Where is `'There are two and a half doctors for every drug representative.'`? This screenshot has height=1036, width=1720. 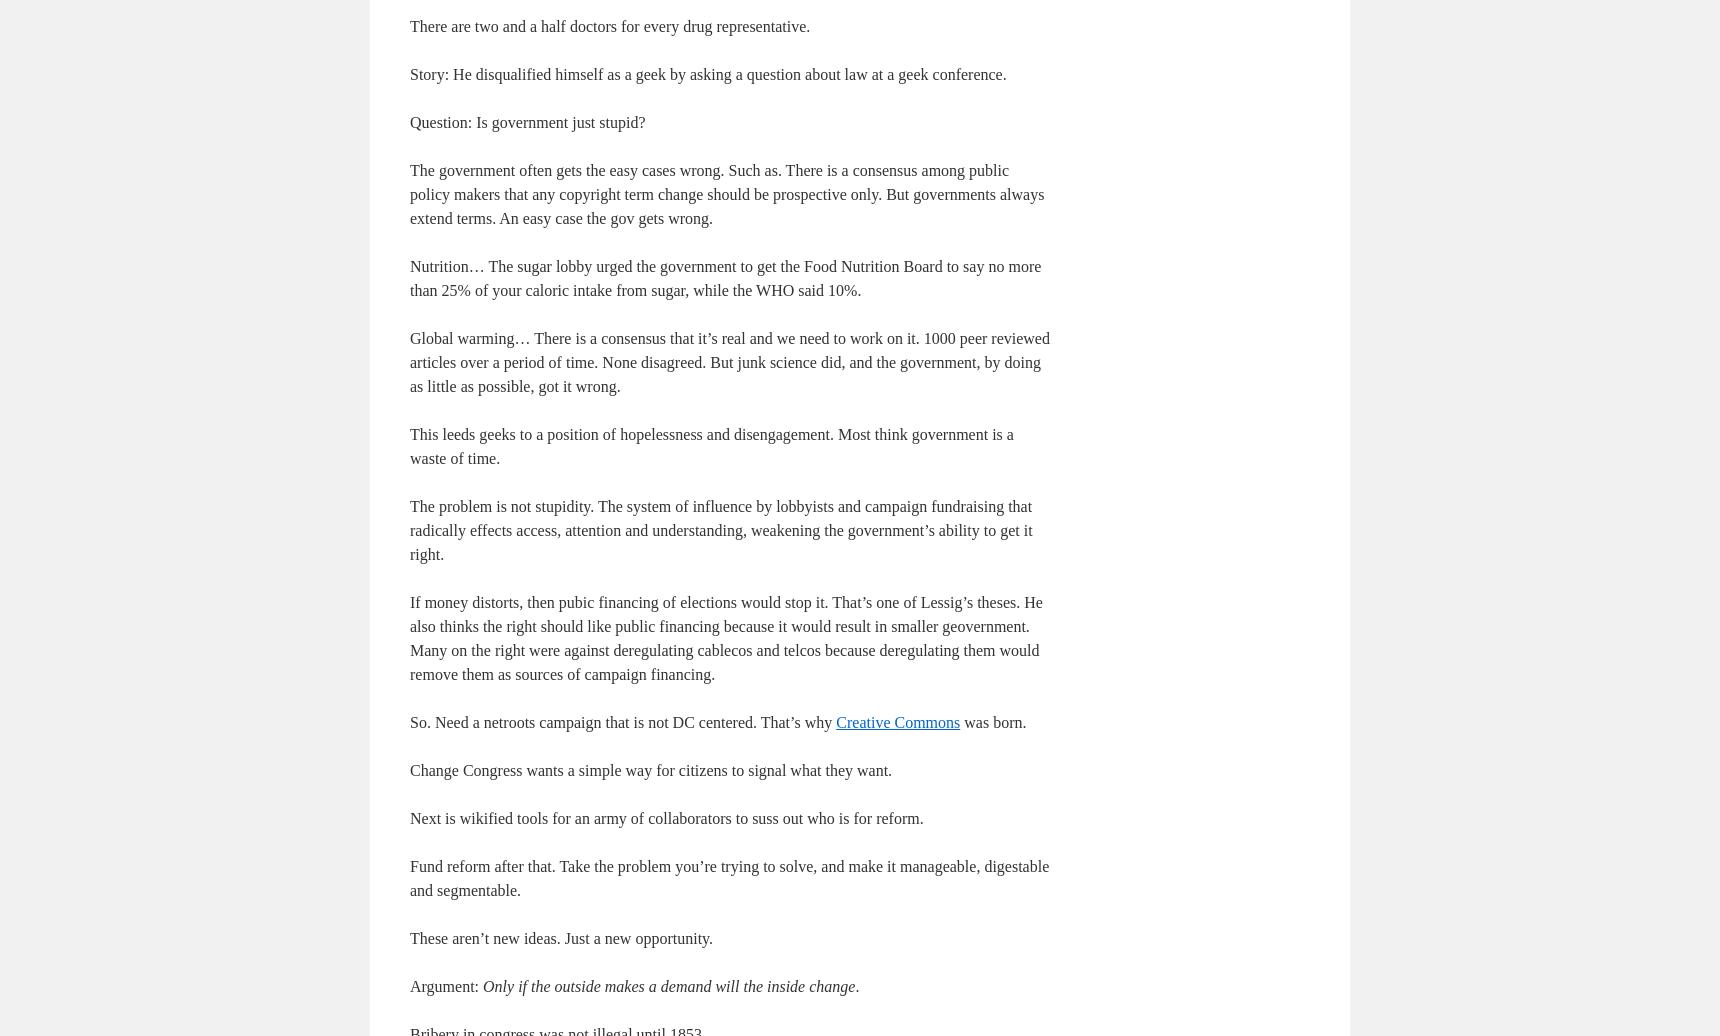 'There are two and a half doctors for every drug representative.' is located at coordinates (609, 25).